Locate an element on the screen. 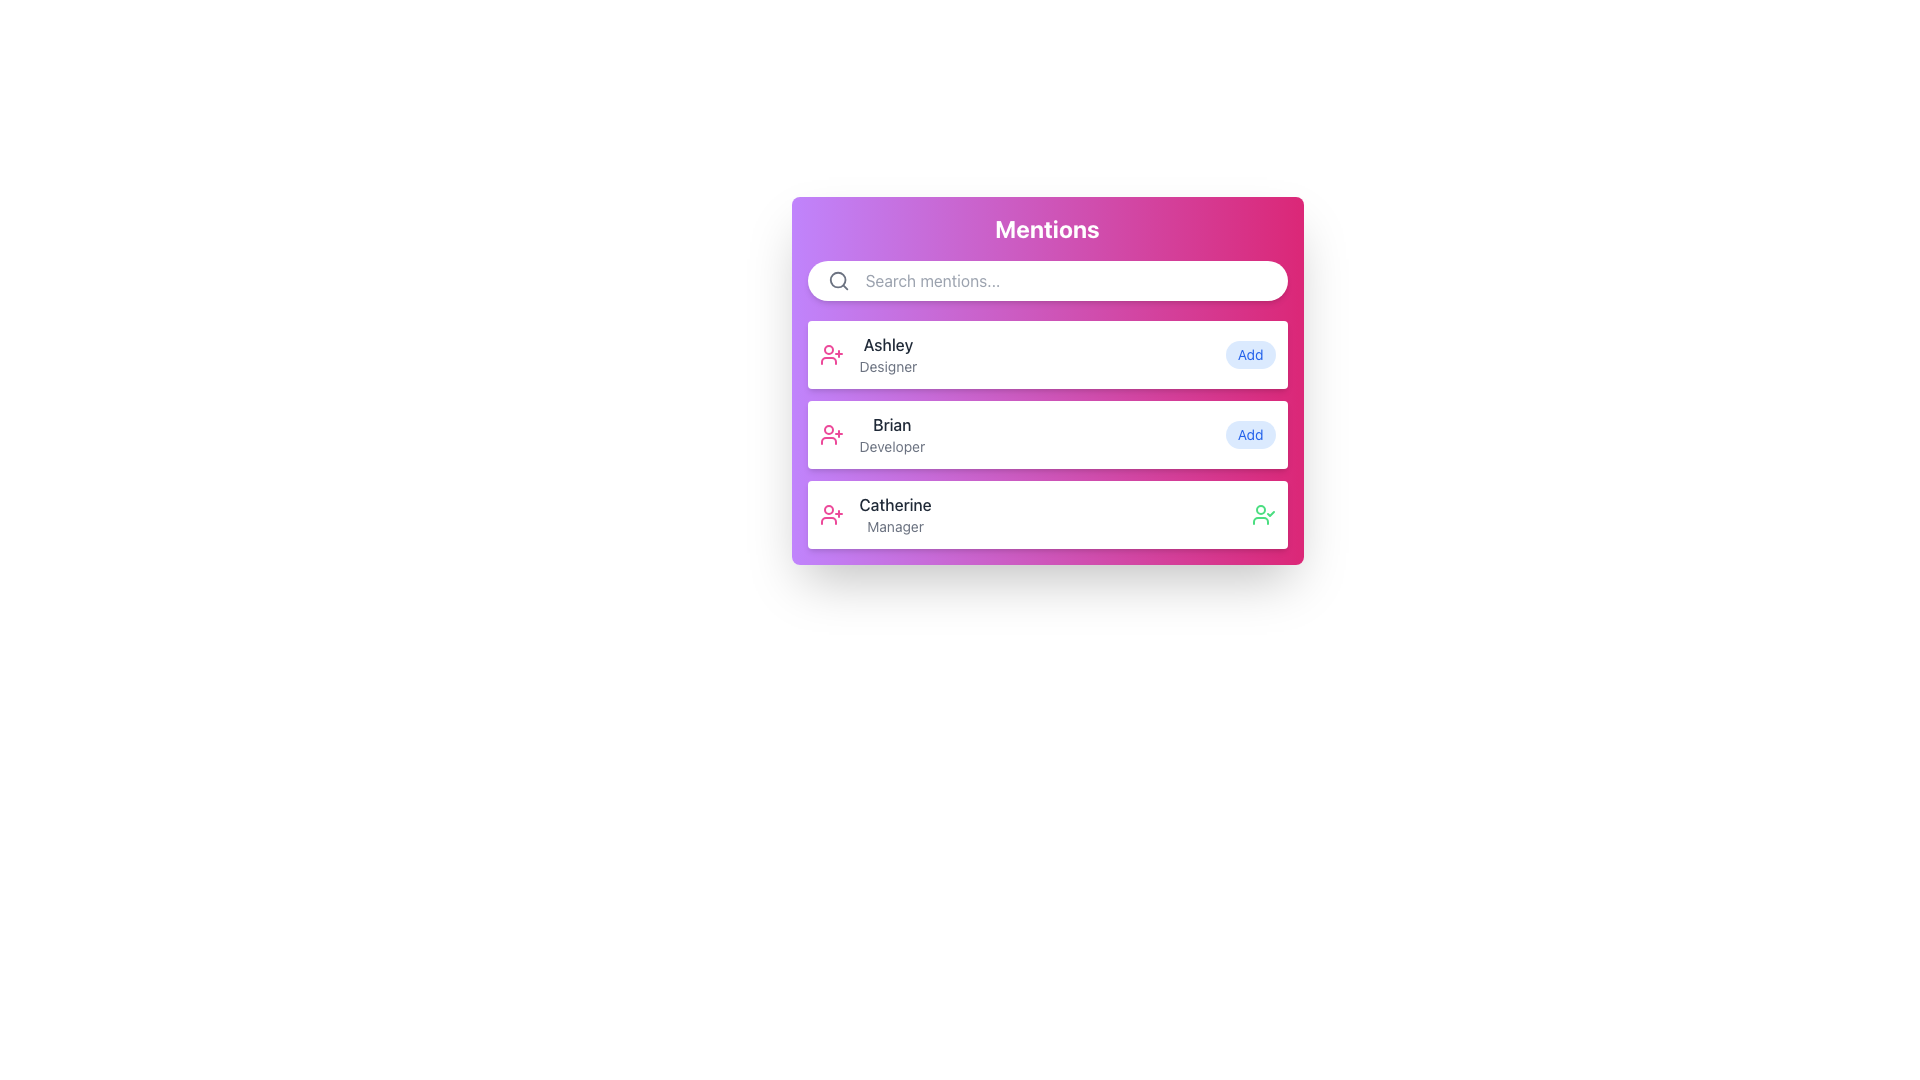  the confirmation icon representing the approval status for the user 'Catherine' is located at coordinates (1262, 514).